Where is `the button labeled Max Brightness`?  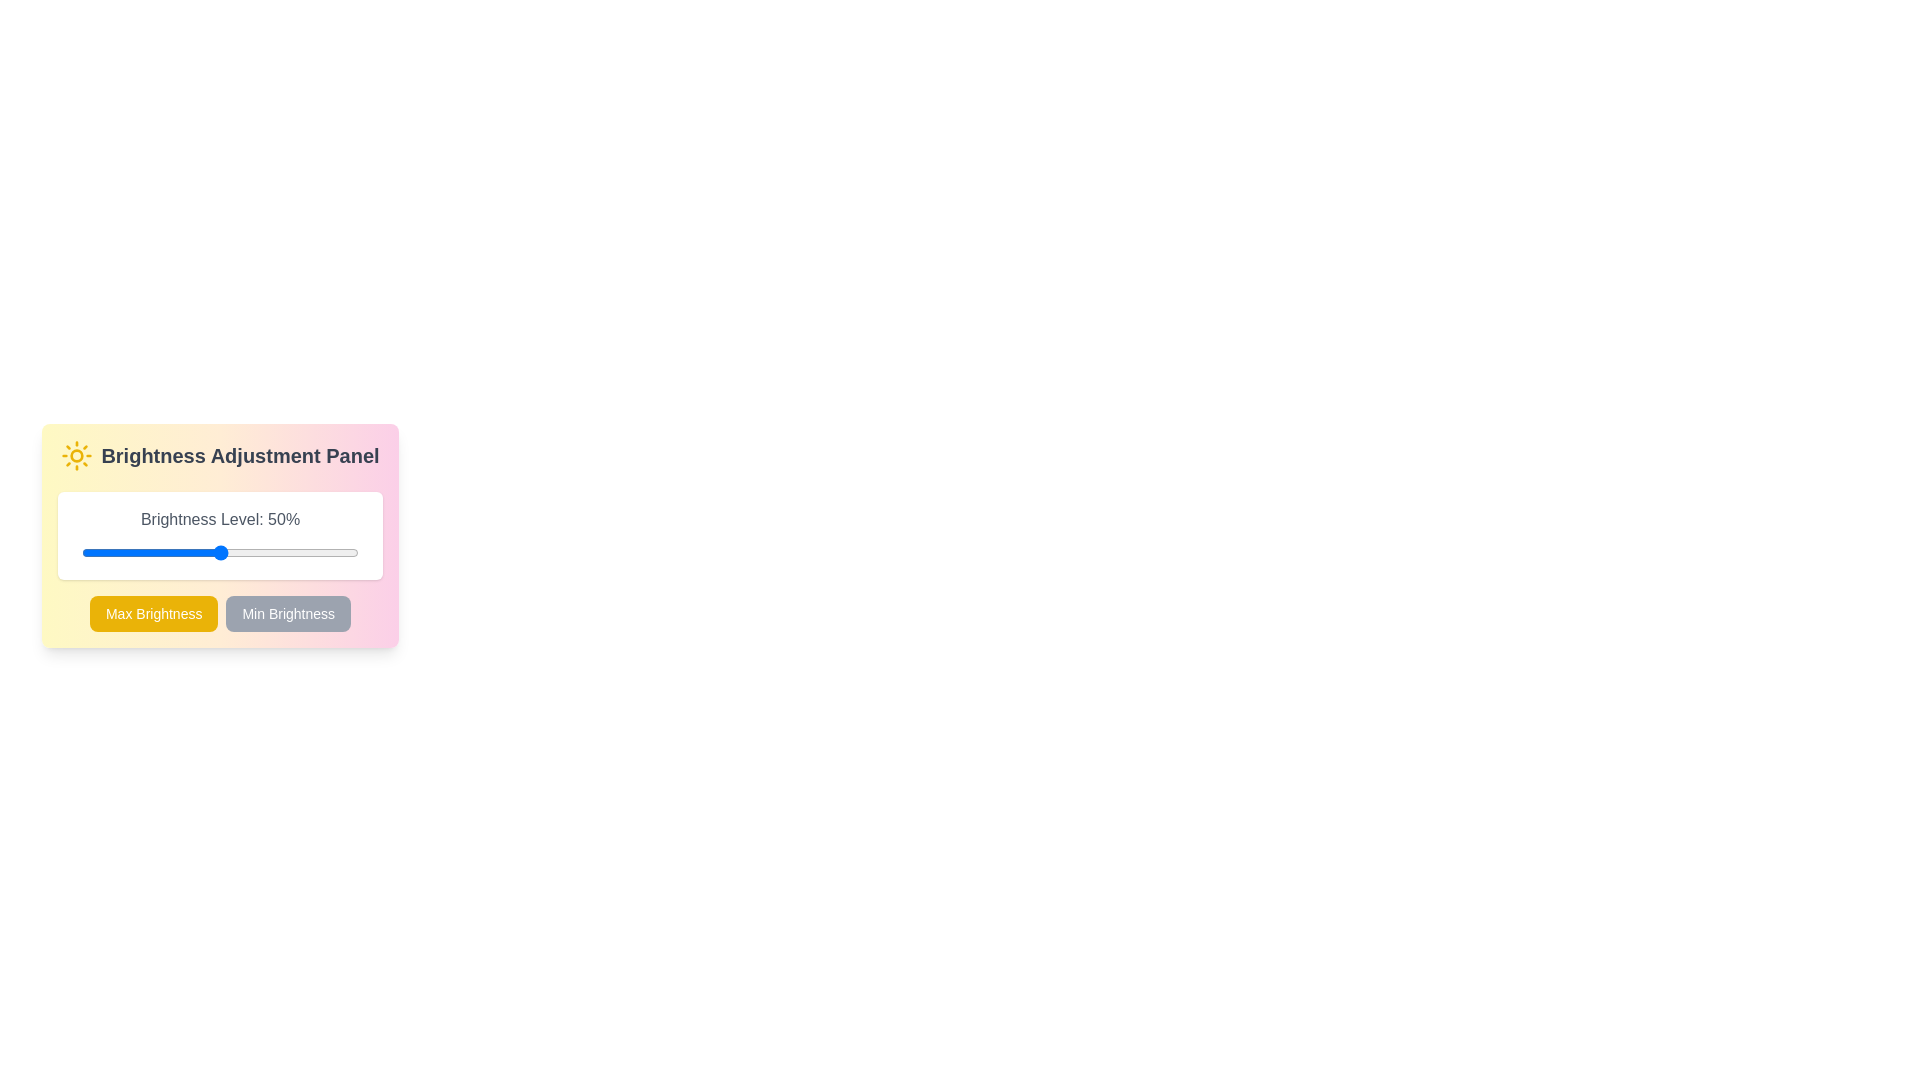 the button labeled Max Brightness is located at coordinates (152, 612).